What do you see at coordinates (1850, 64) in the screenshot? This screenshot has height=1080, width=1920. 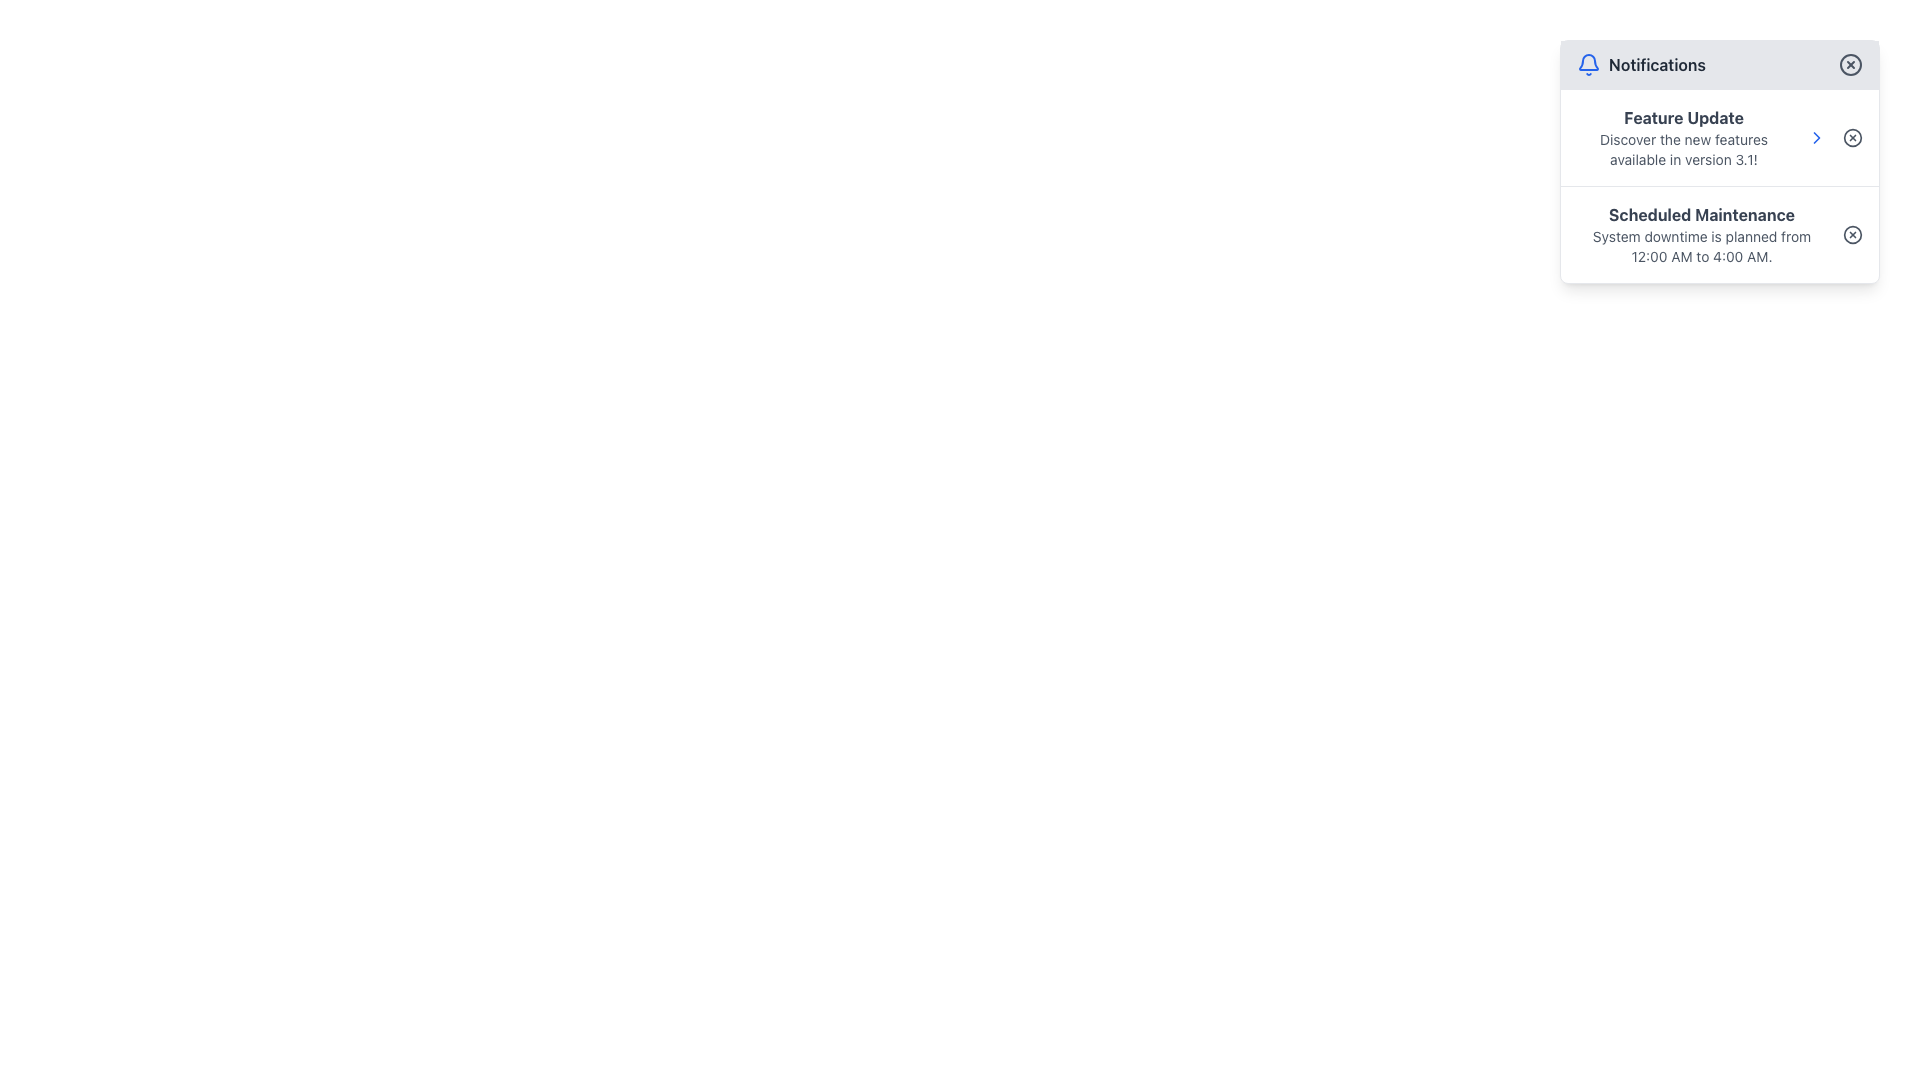 I see `the circular close button with an 'X' mark located at the top-right corner of the notification dropdown` at bounding box center [1850, 64].